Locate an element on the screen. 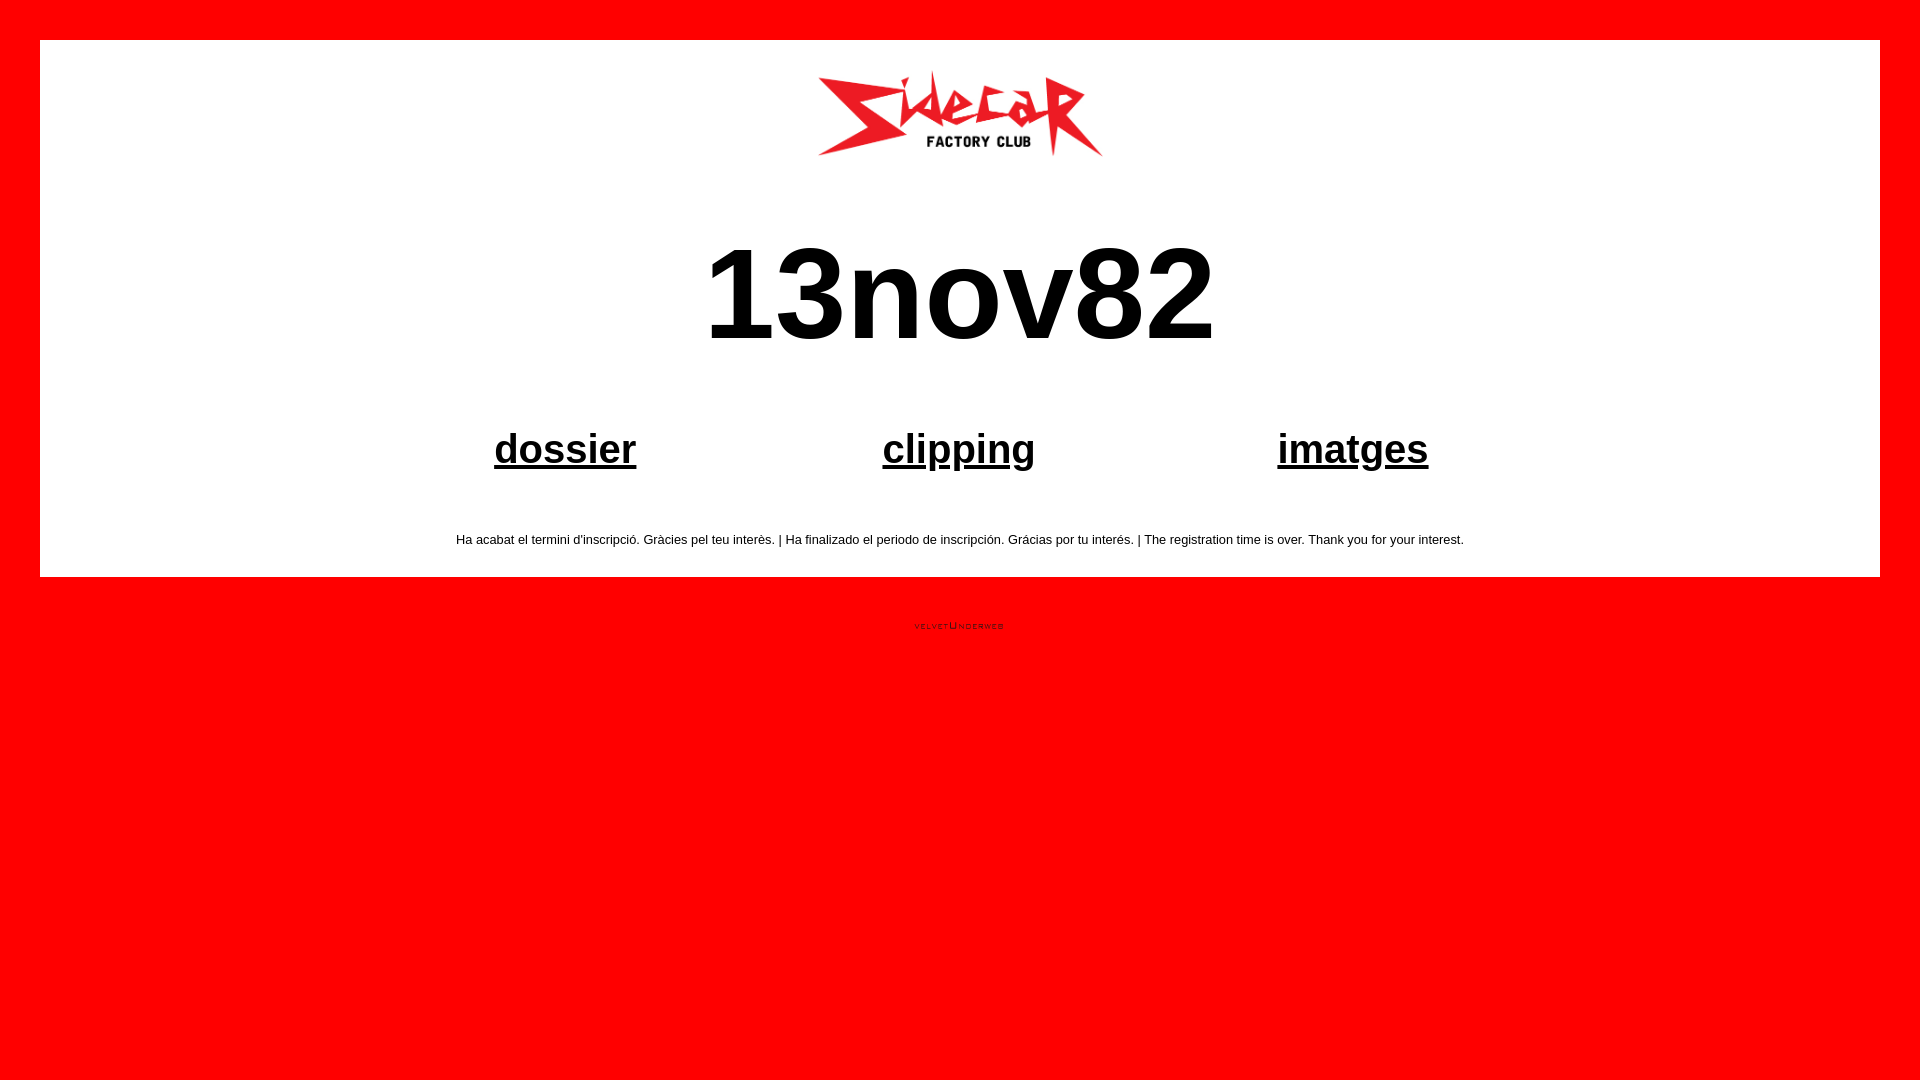 The height and width of the screenshot is (1080, 1920). 'dossier' is located at coordinates (564, 447).